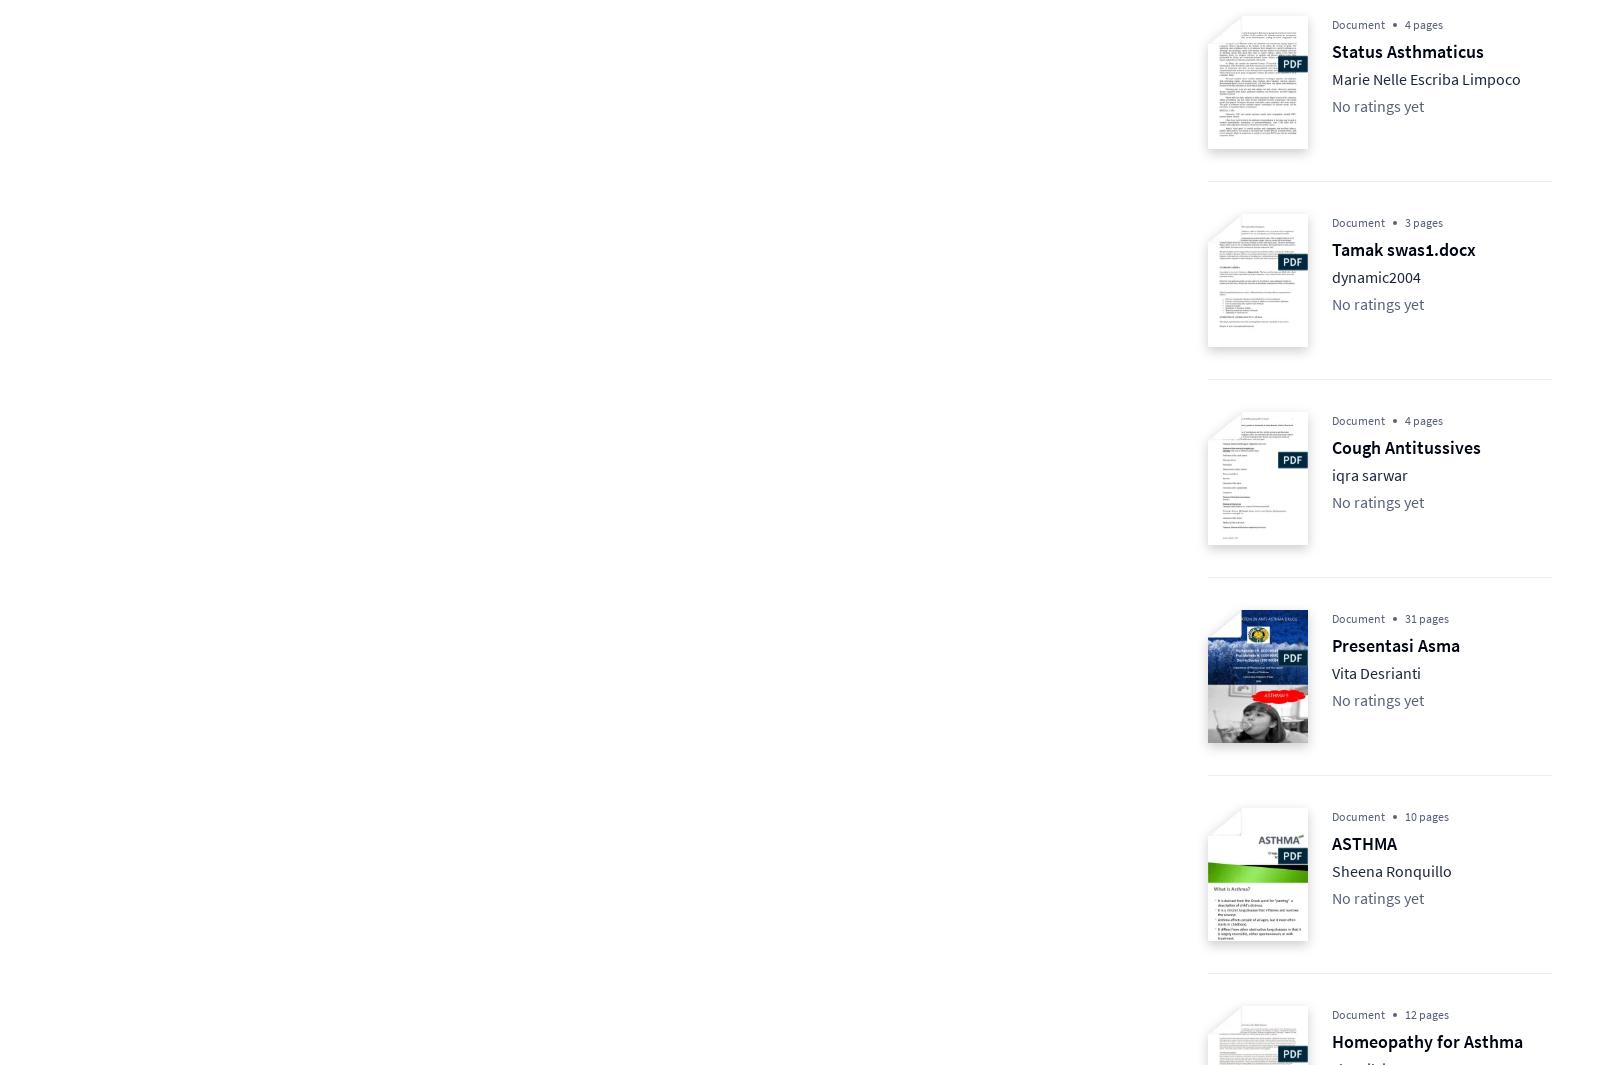 This screenshot has height=1065, width=1600. What do you see at coordinates (1424, 221) in the screenshot?
I see `'3 pages'` at bounding box center [1424, 221].